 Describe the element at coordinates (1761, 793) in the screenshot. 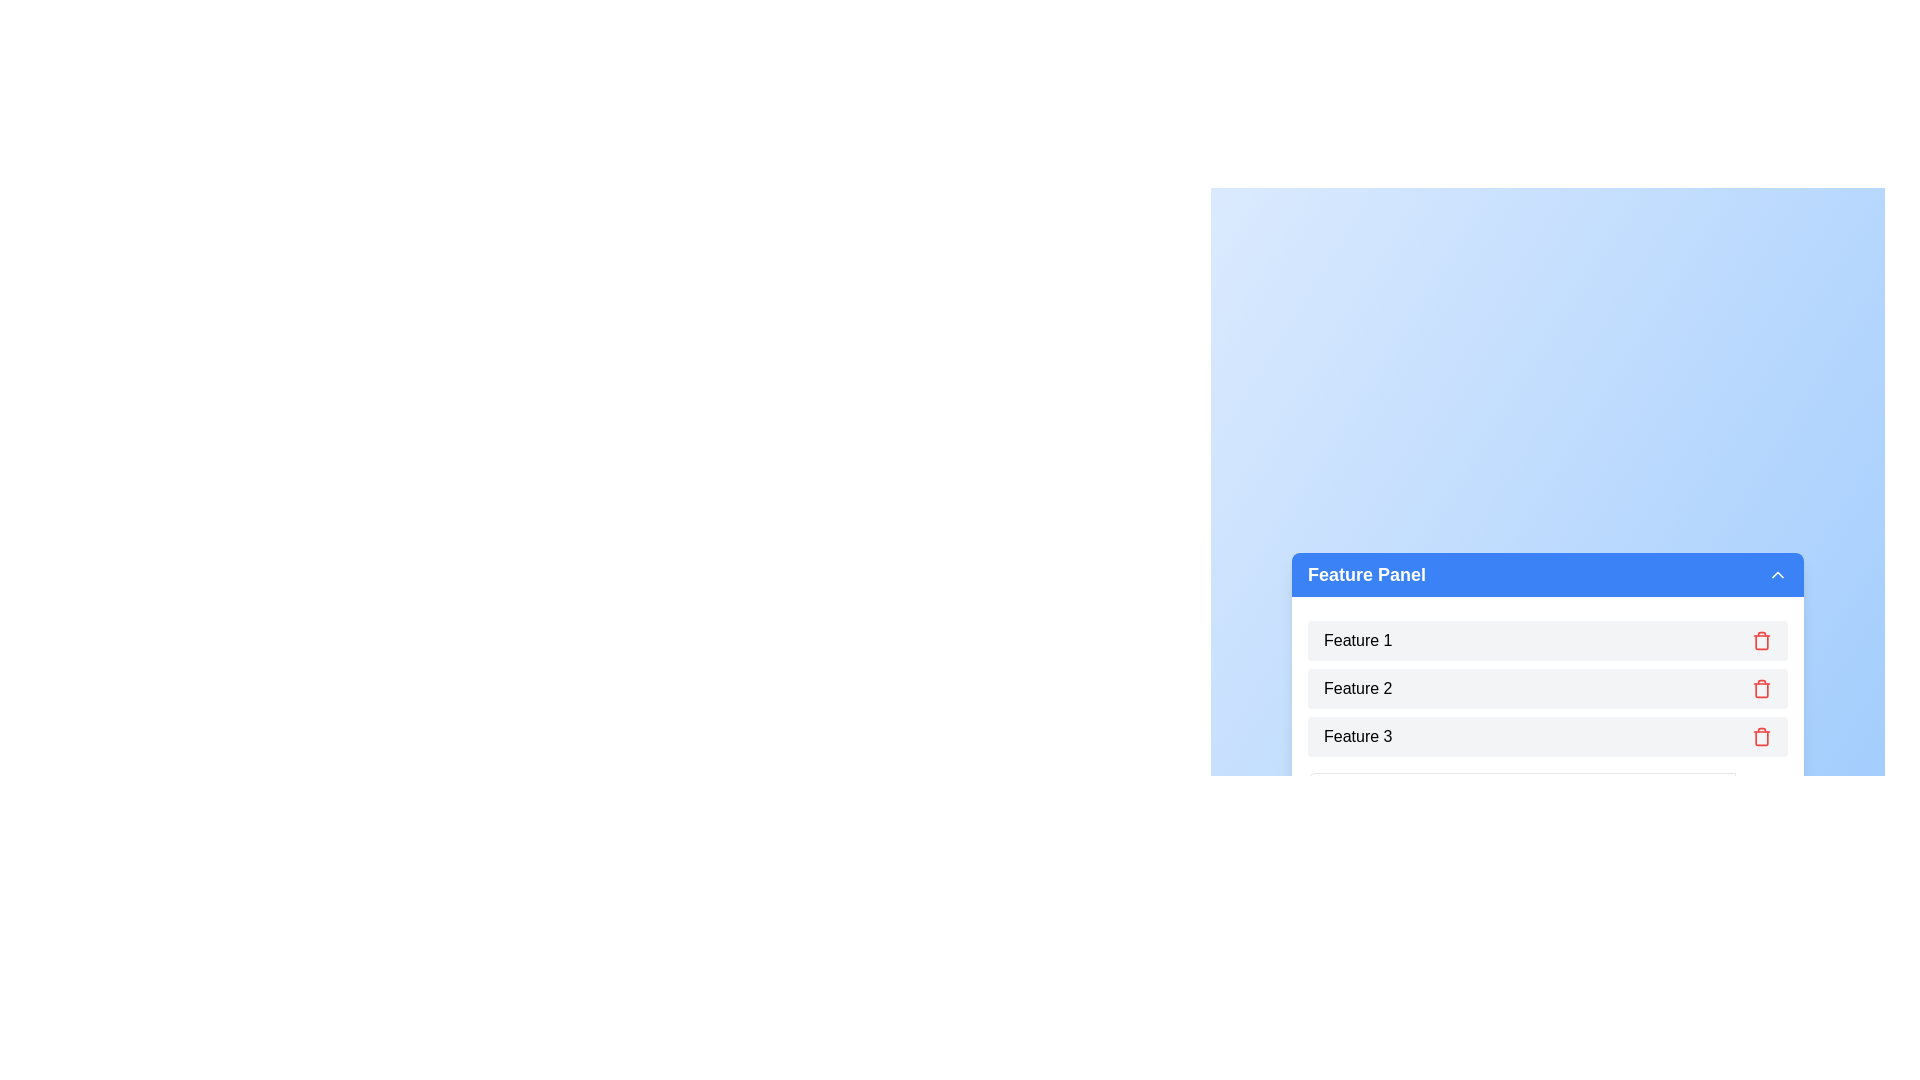

I see `the interactive button located at the bottom-right corner of the 'Feature Panel'` at that location.